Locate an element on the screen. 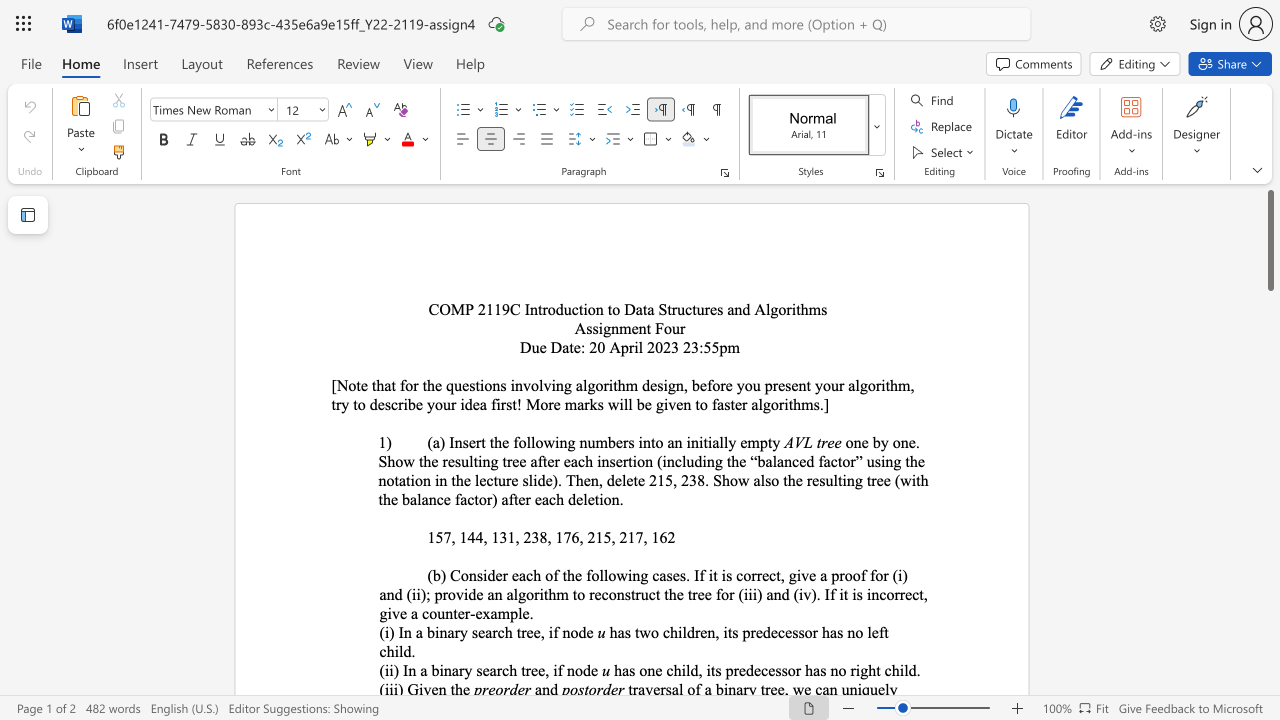 This screenshot has width=1280, height=720. the 7th character "a" in the text is located at coordinates (756, 480).